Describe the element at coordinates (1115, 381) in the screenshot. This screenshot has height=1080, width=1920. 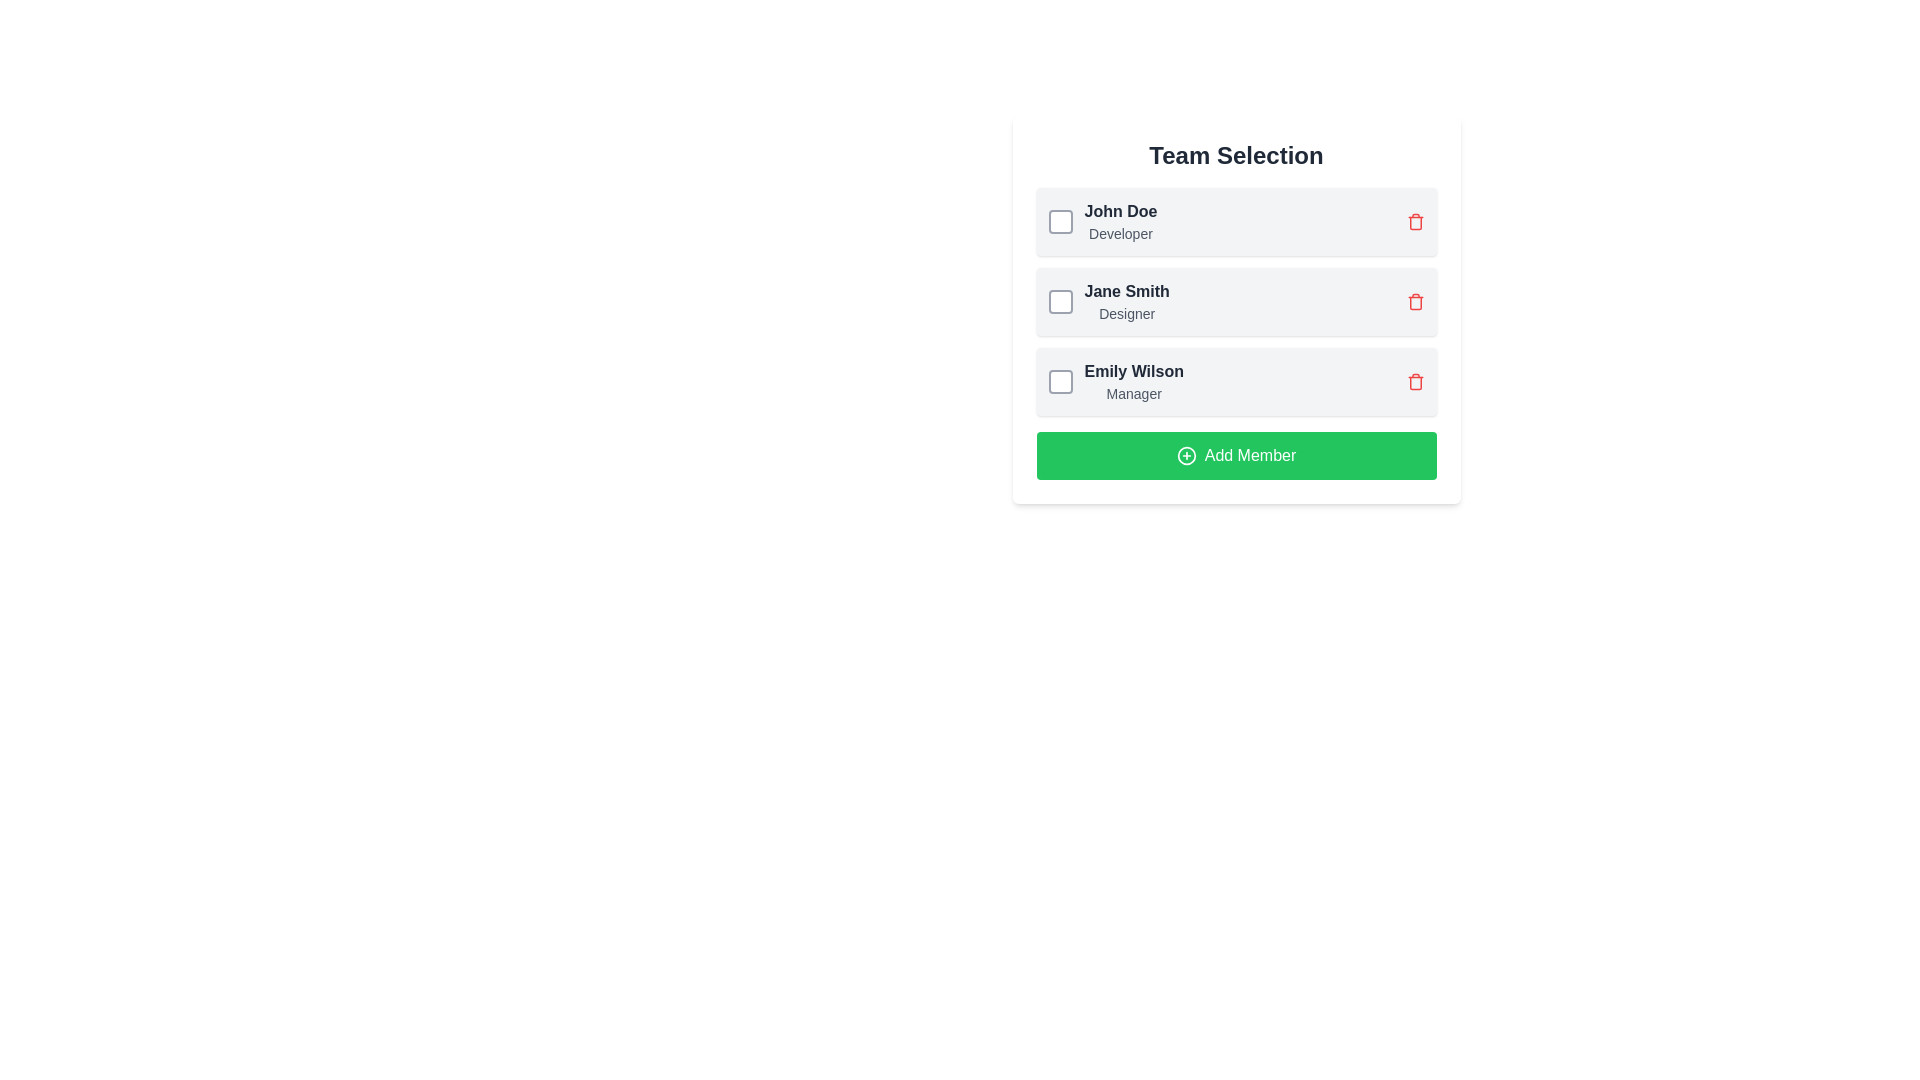
I see `the text component displaying 'Emily Wilson' with the title 'Manager' below it, which is the third item in the 'Team Selection' list` at that location.